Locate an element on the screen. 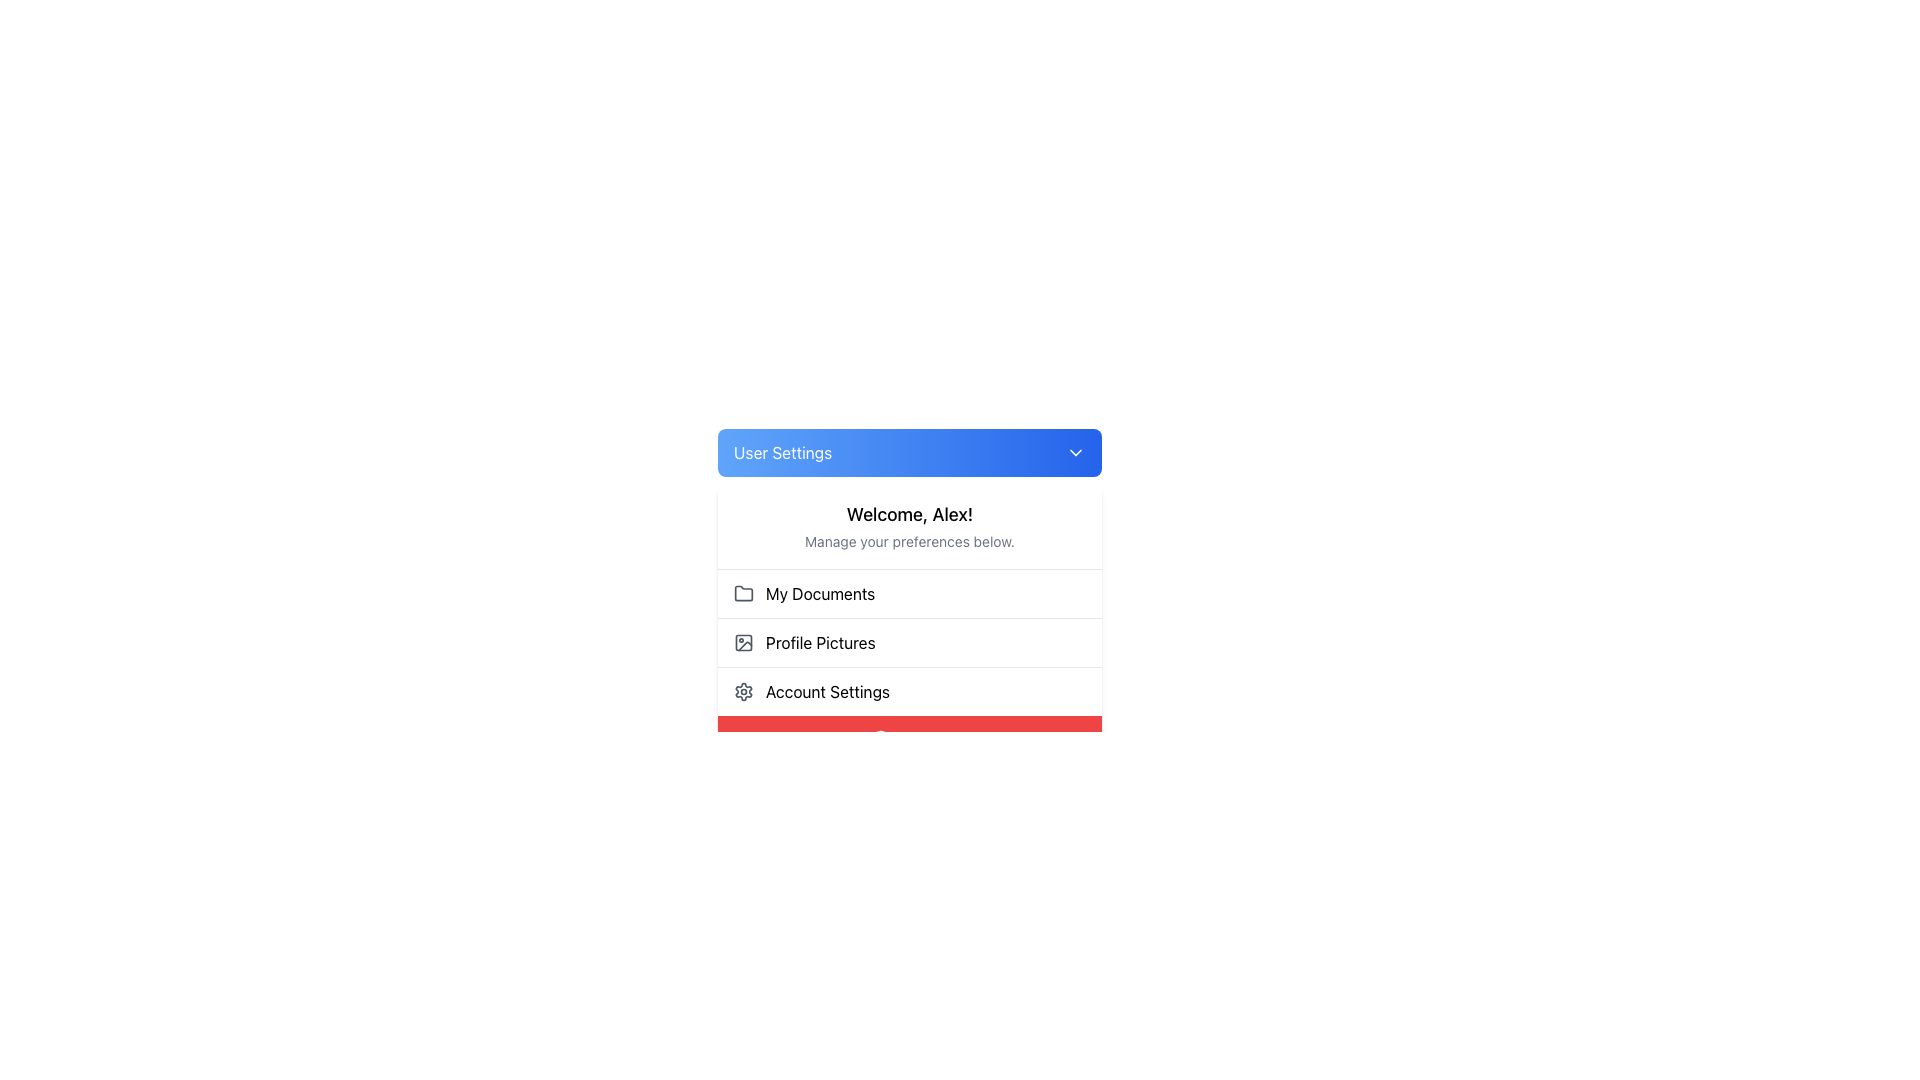 This screenshot has width=1920, height=1080. the welcoming text content located at the top of the 'User Settings' dropdown, which guides users to manage their preferences is located at coordinates (909, 526).